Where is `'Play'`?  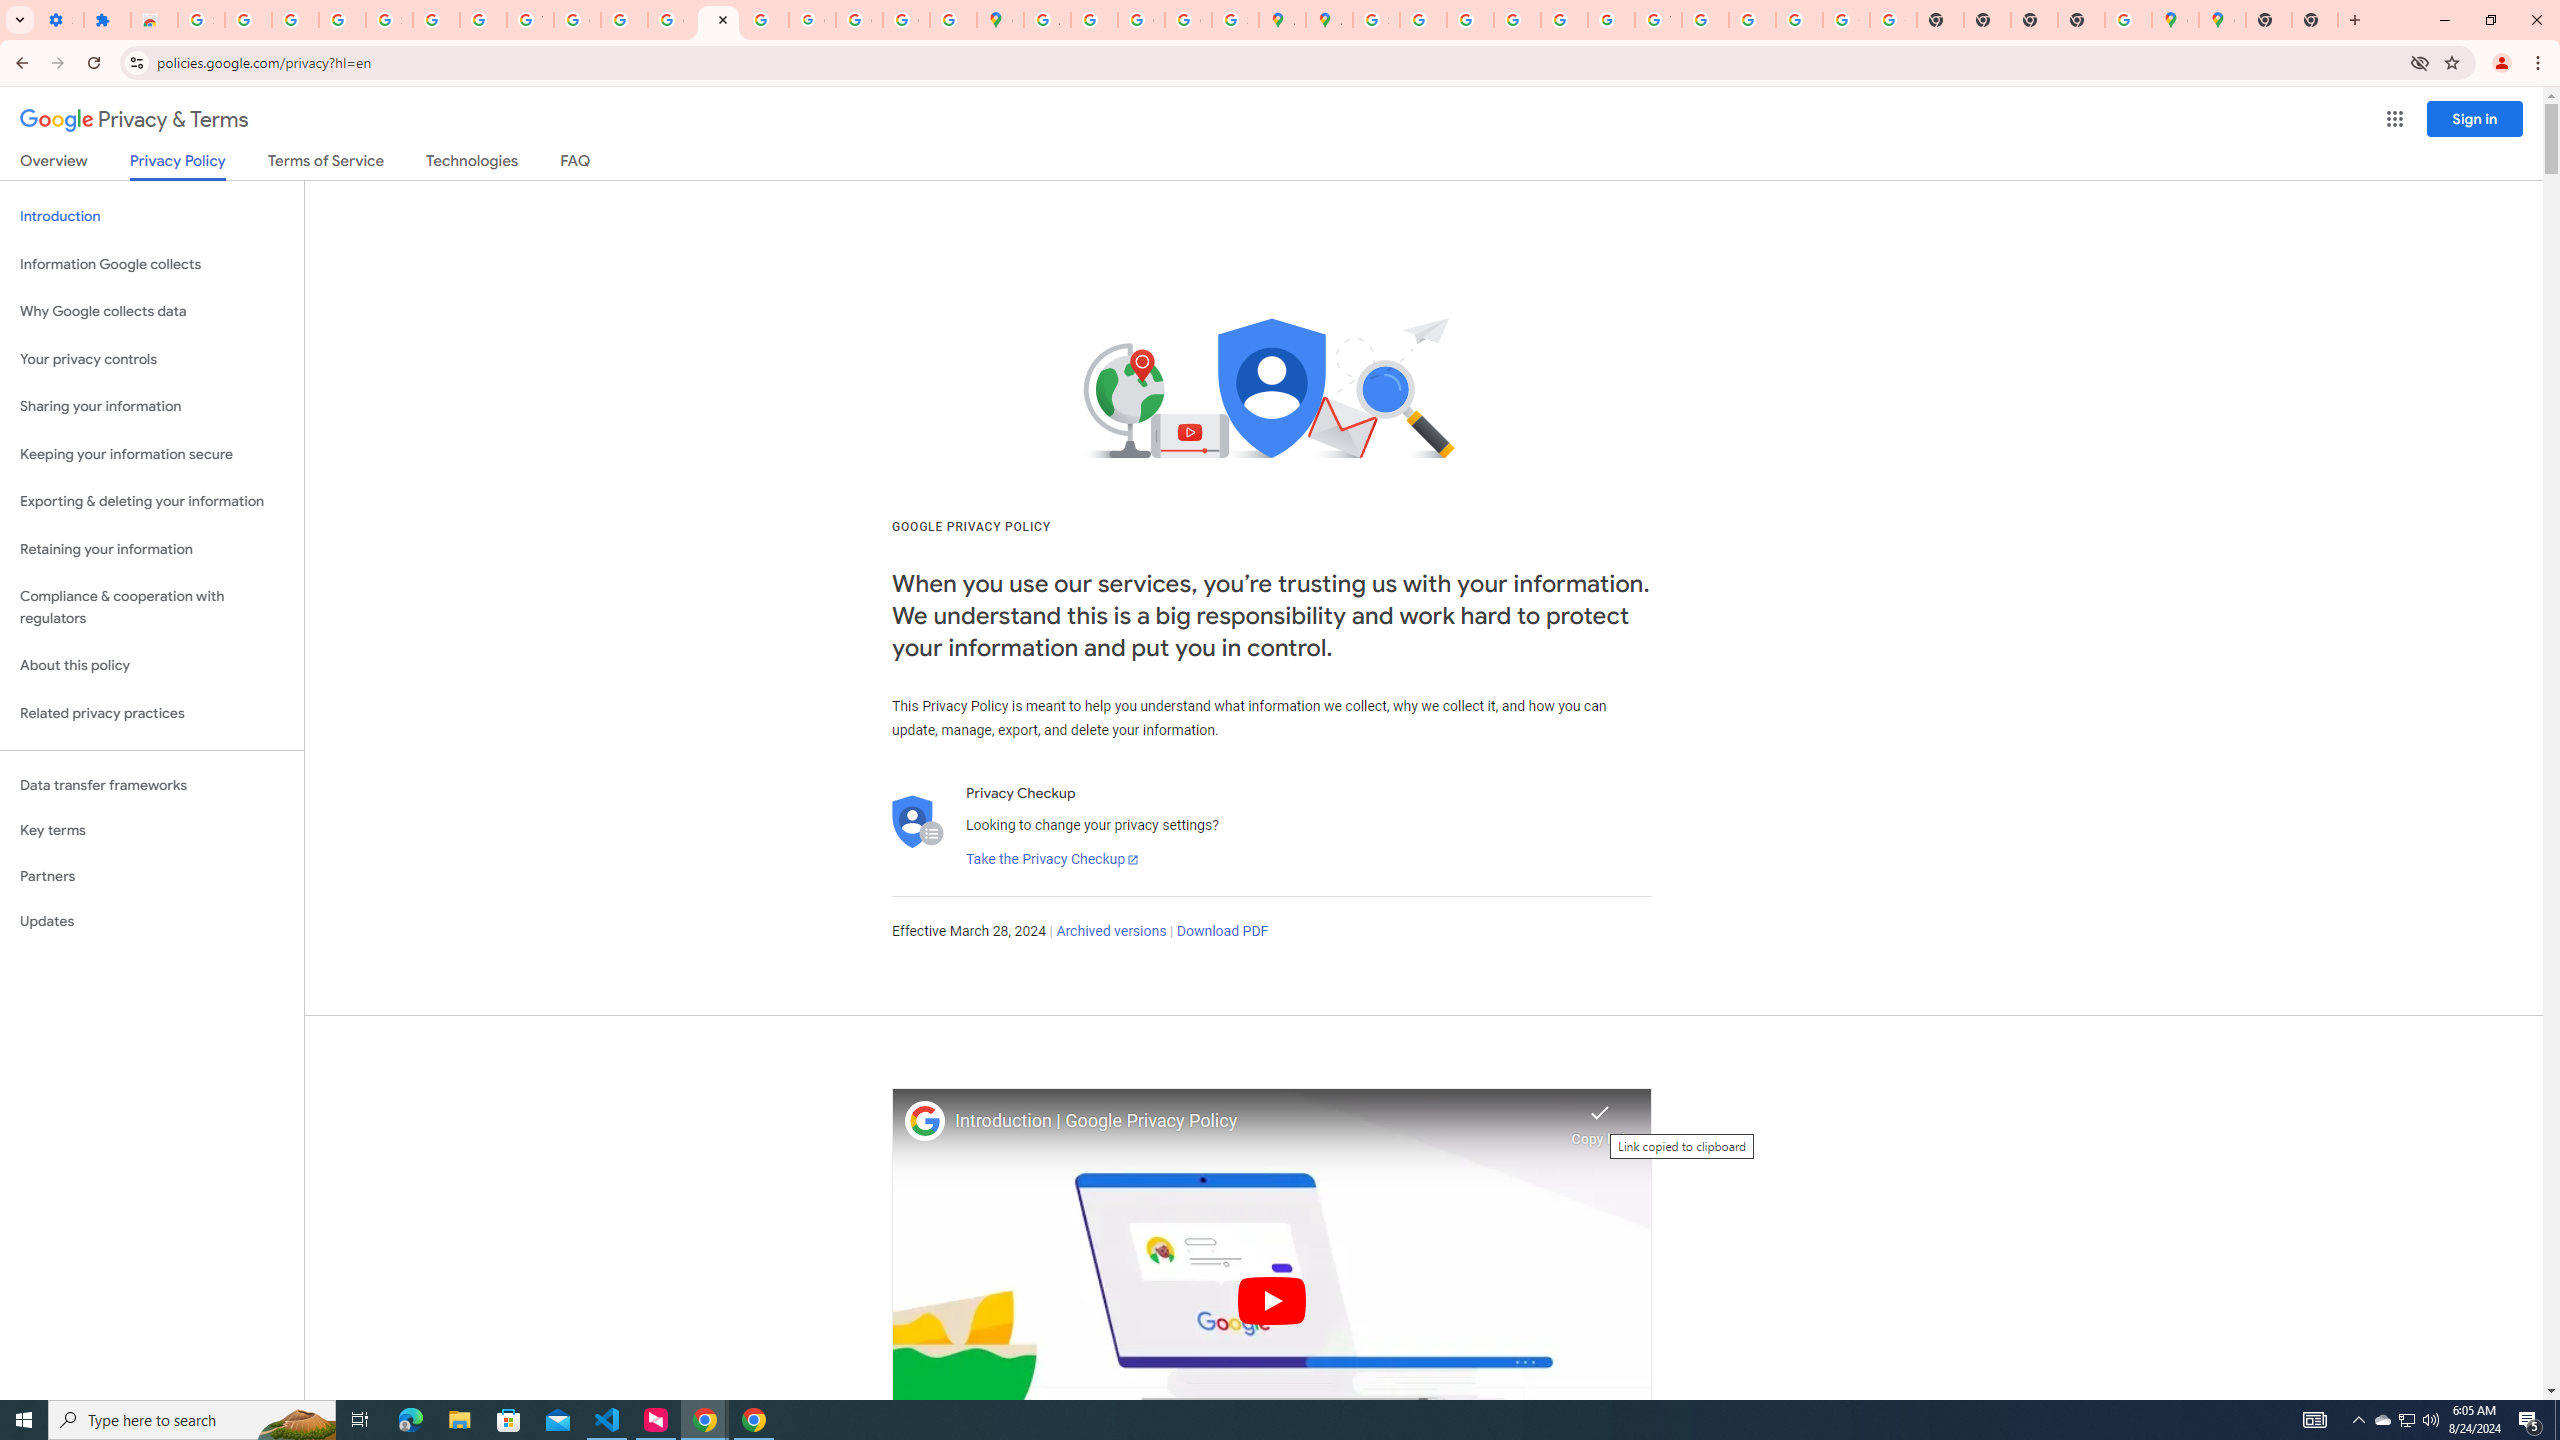 'Play' is located at coordinates (1271, 1299).